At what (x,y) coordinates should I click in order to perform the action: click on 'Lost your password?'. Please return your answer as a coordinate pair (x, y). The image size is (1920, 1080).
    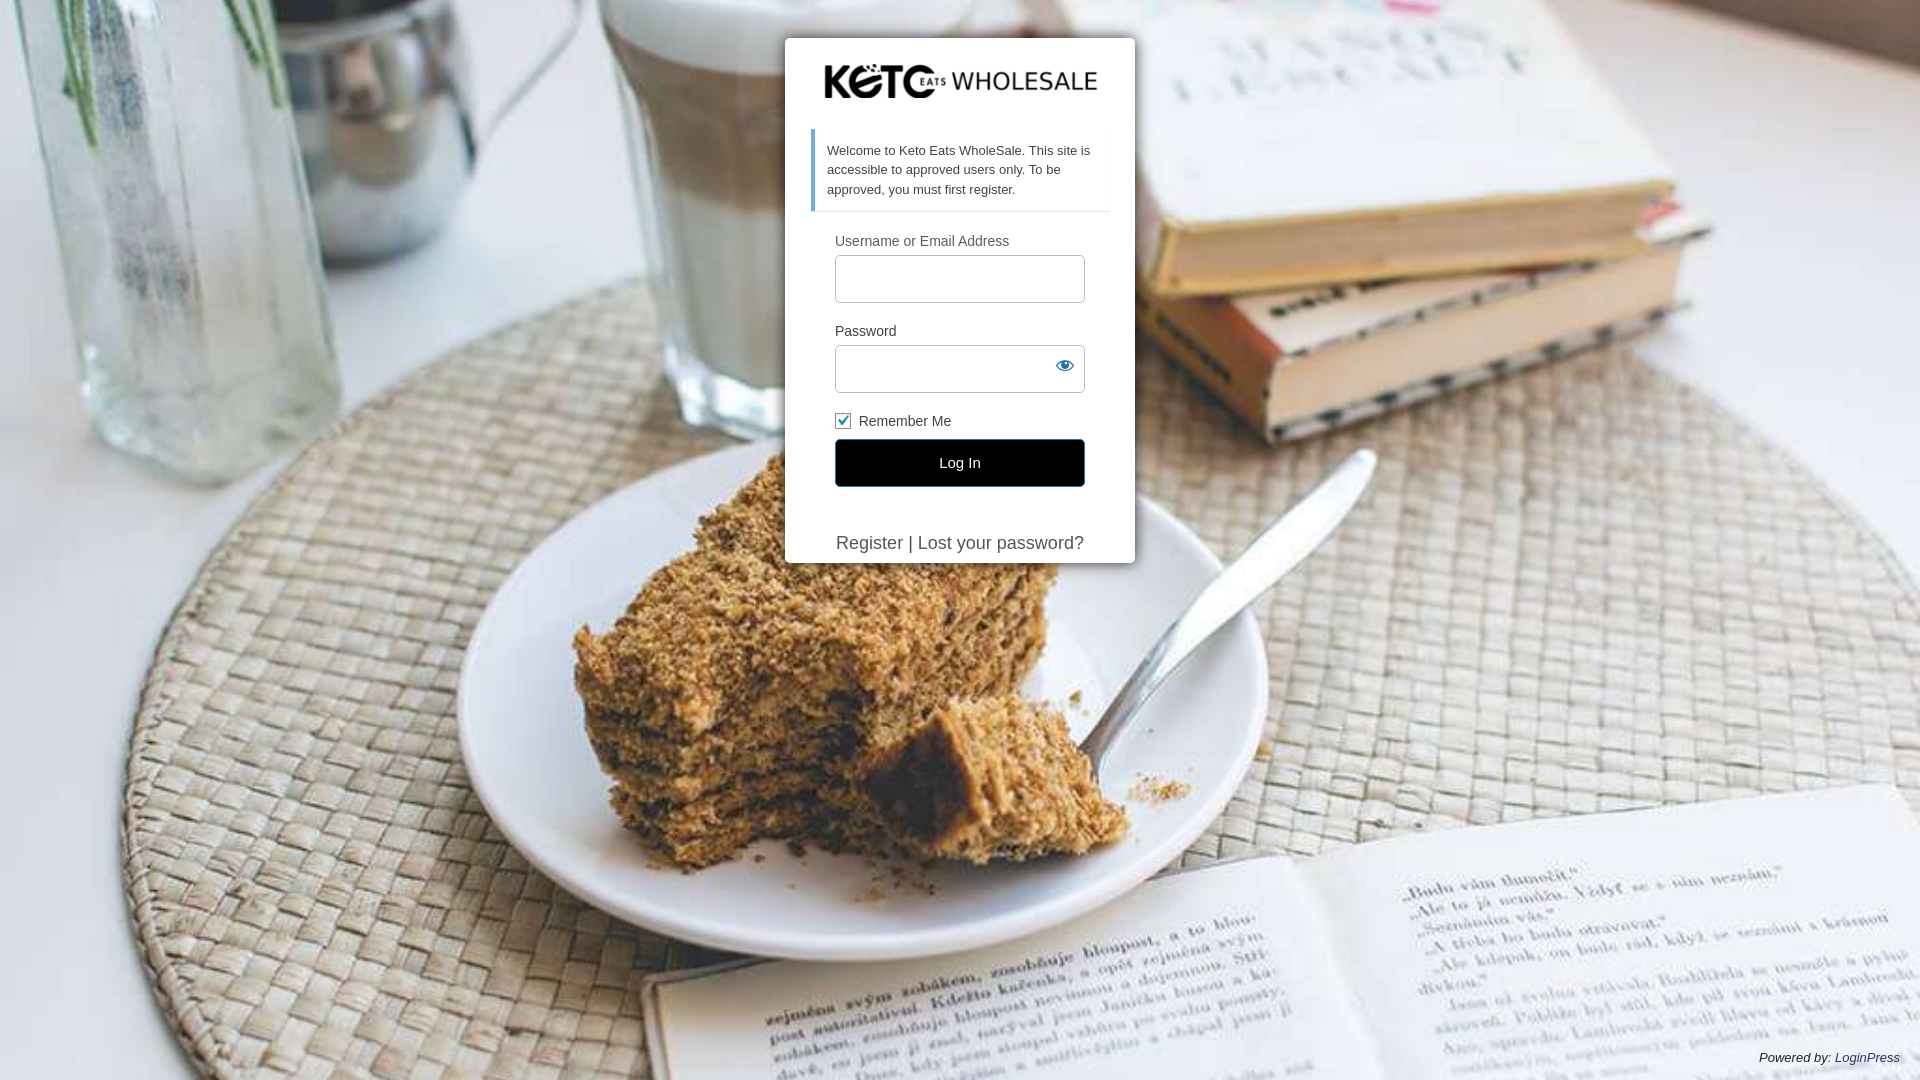
    Looking at the image, I should click on (1001, 543).